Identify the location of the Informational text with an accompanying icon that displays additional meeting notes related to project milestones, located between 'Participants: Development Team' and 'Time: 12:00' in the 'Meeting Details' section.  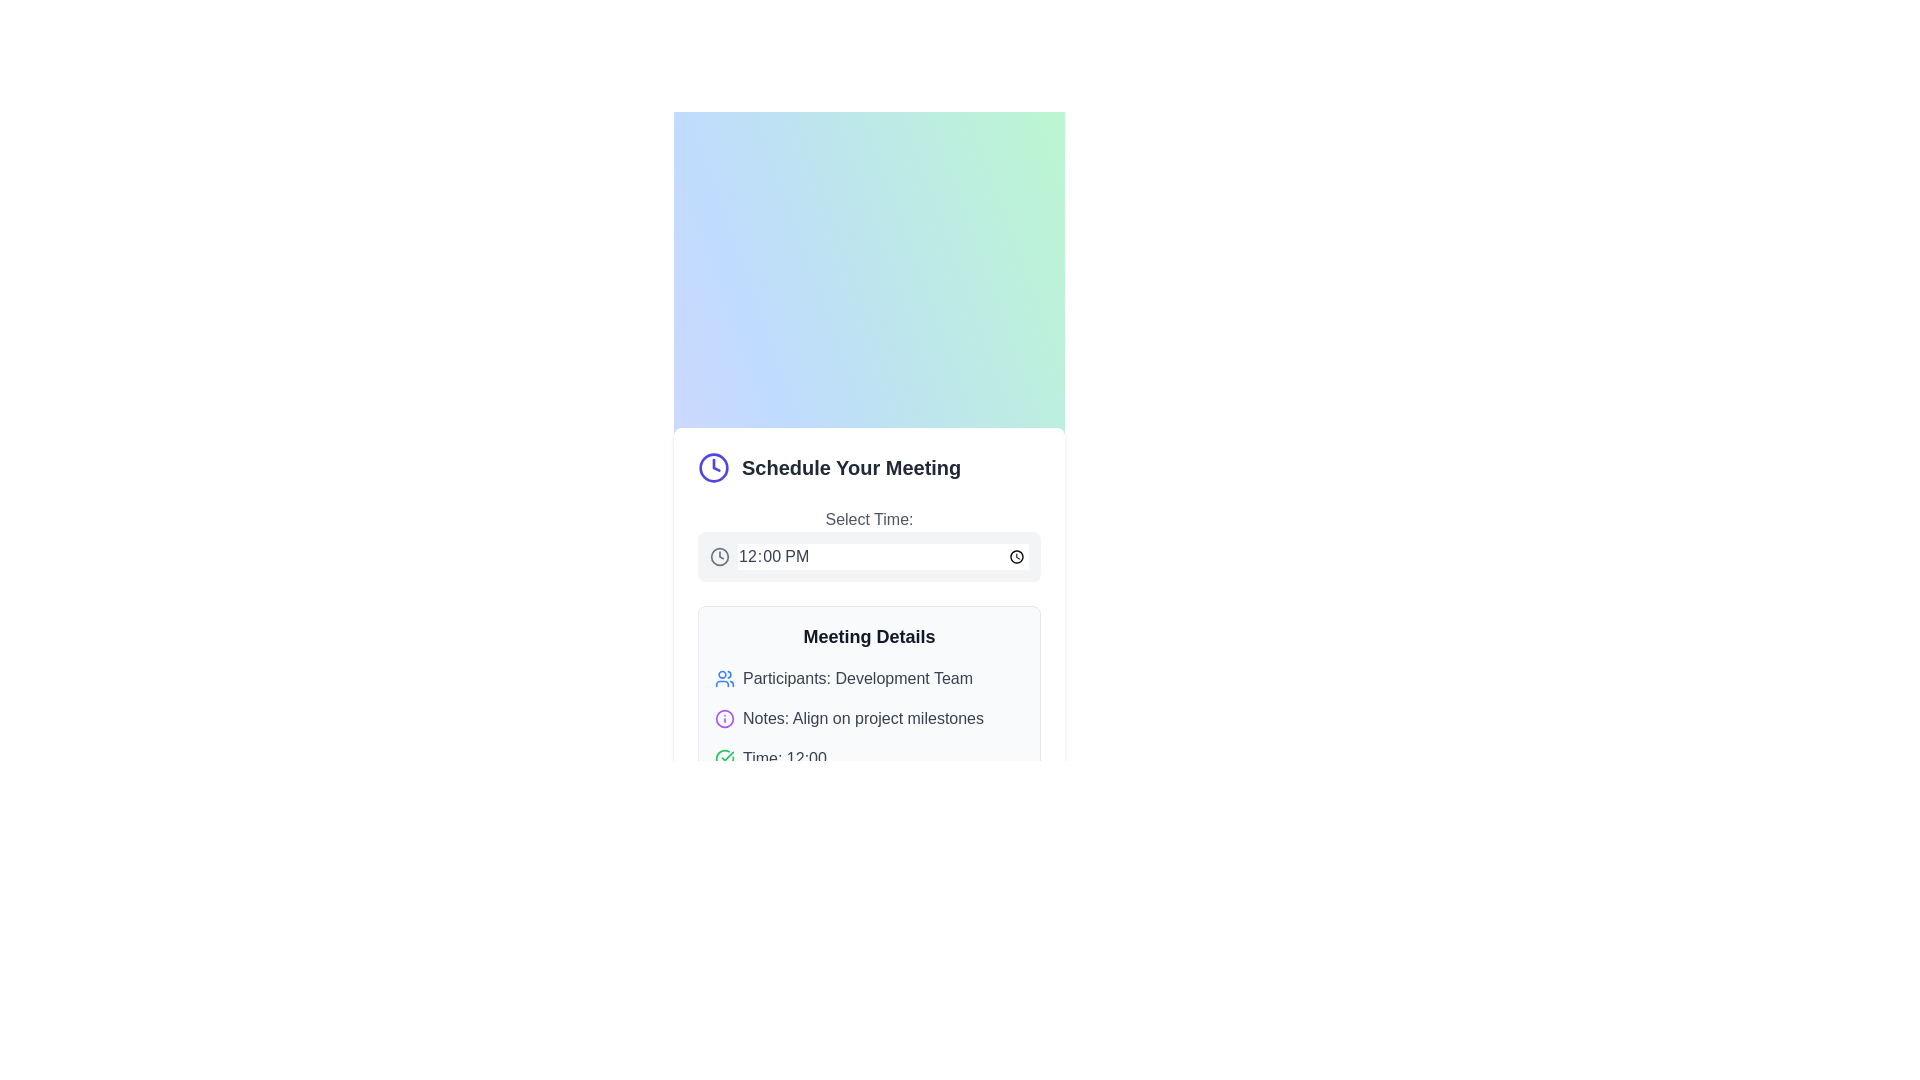
(869, 717).